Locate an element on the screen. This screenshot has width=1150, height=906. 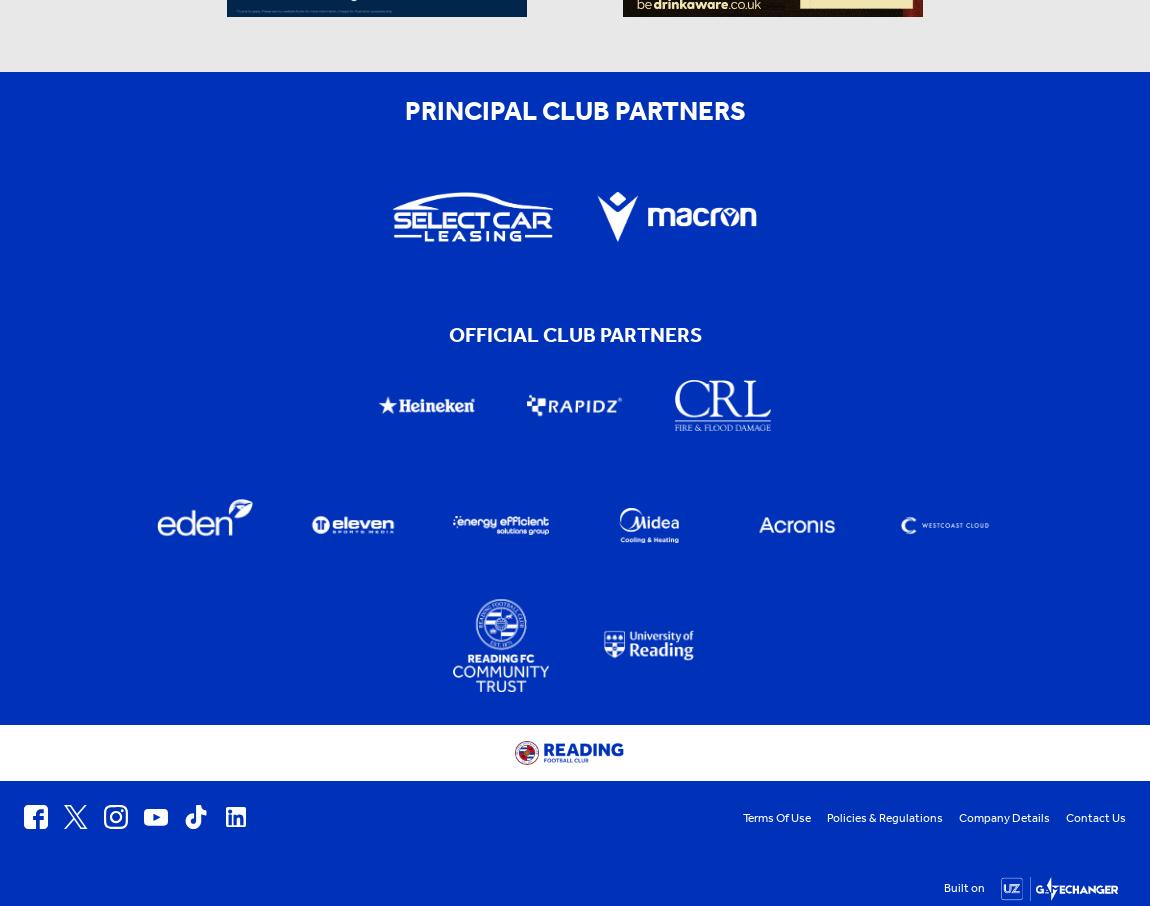
'Terms Of Use' is located at coordinates (776, 817).